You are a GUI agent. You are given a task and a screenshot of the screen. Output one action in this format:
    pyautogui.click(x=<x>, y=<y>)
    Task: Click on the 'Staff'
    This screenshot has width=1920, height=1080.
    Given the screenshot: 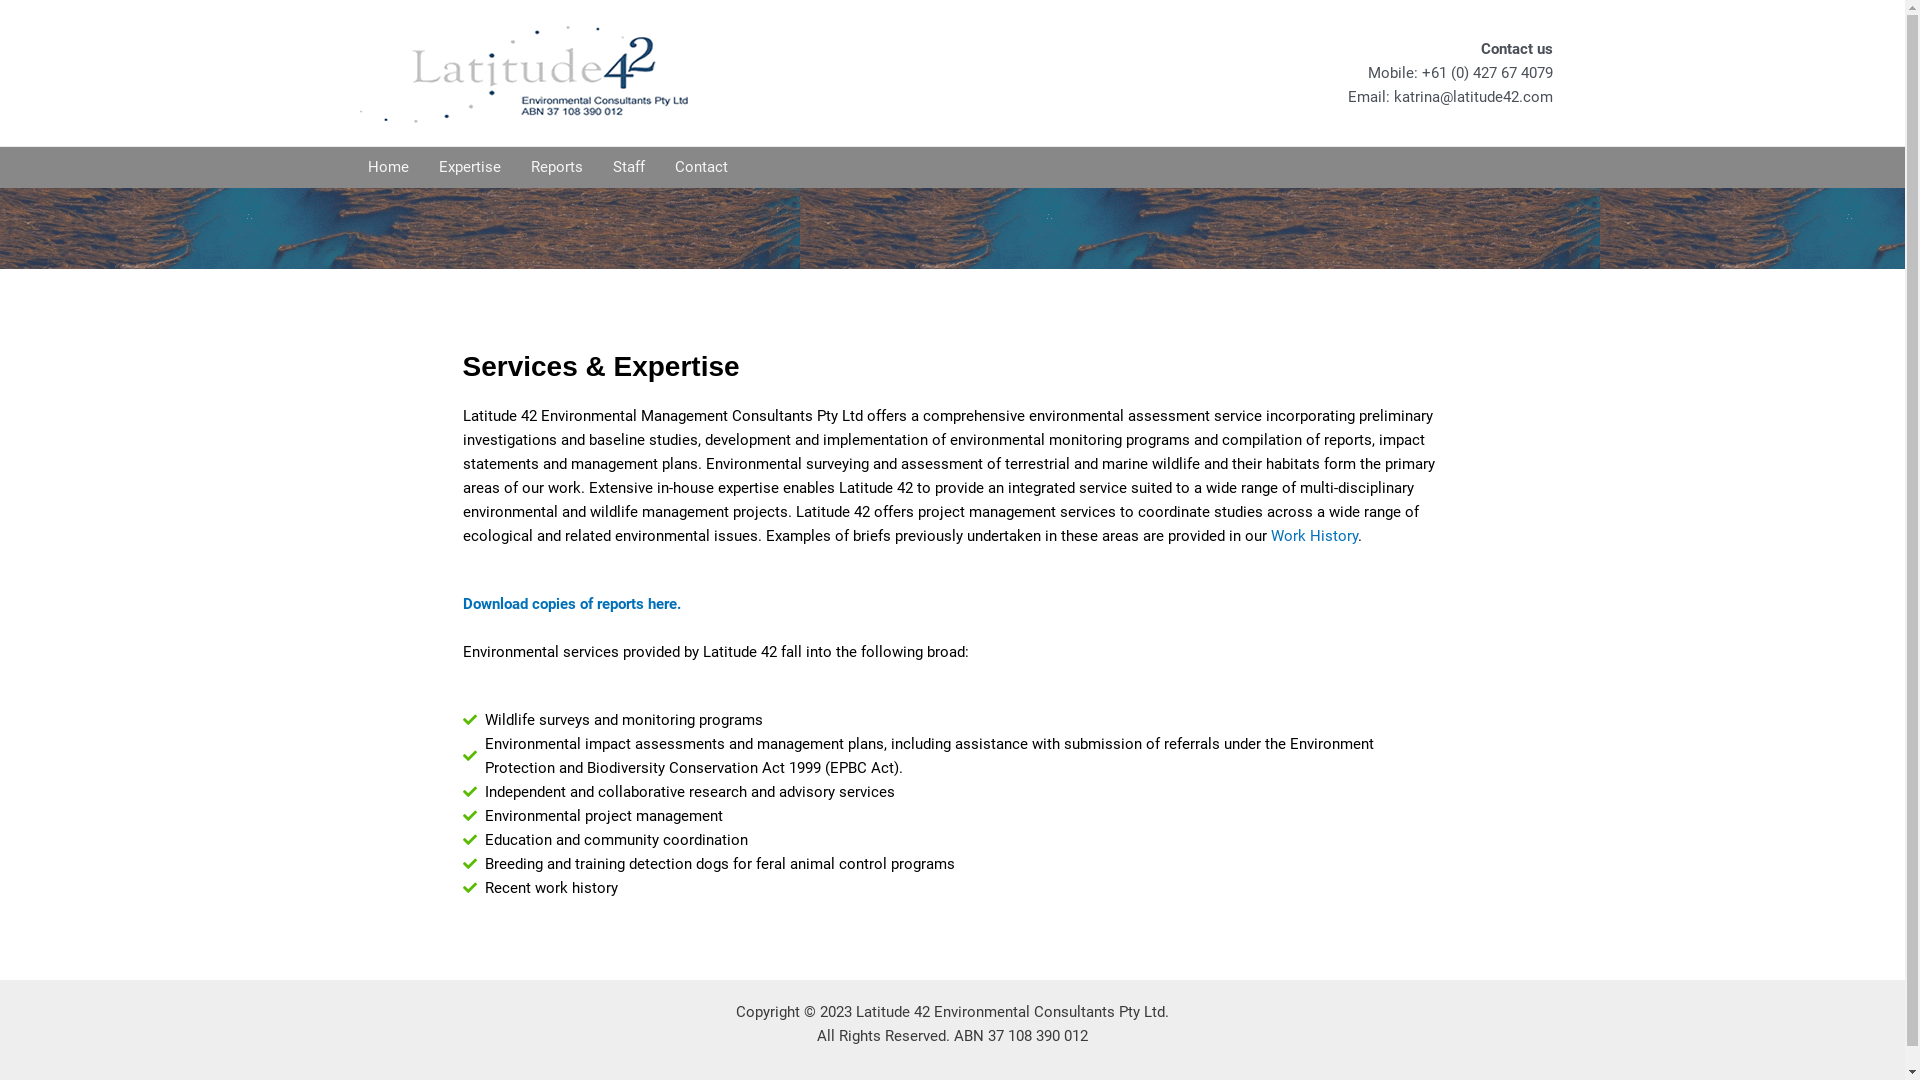 What is the action you would take?
    pyautogui.click(x=627, y=165)
    